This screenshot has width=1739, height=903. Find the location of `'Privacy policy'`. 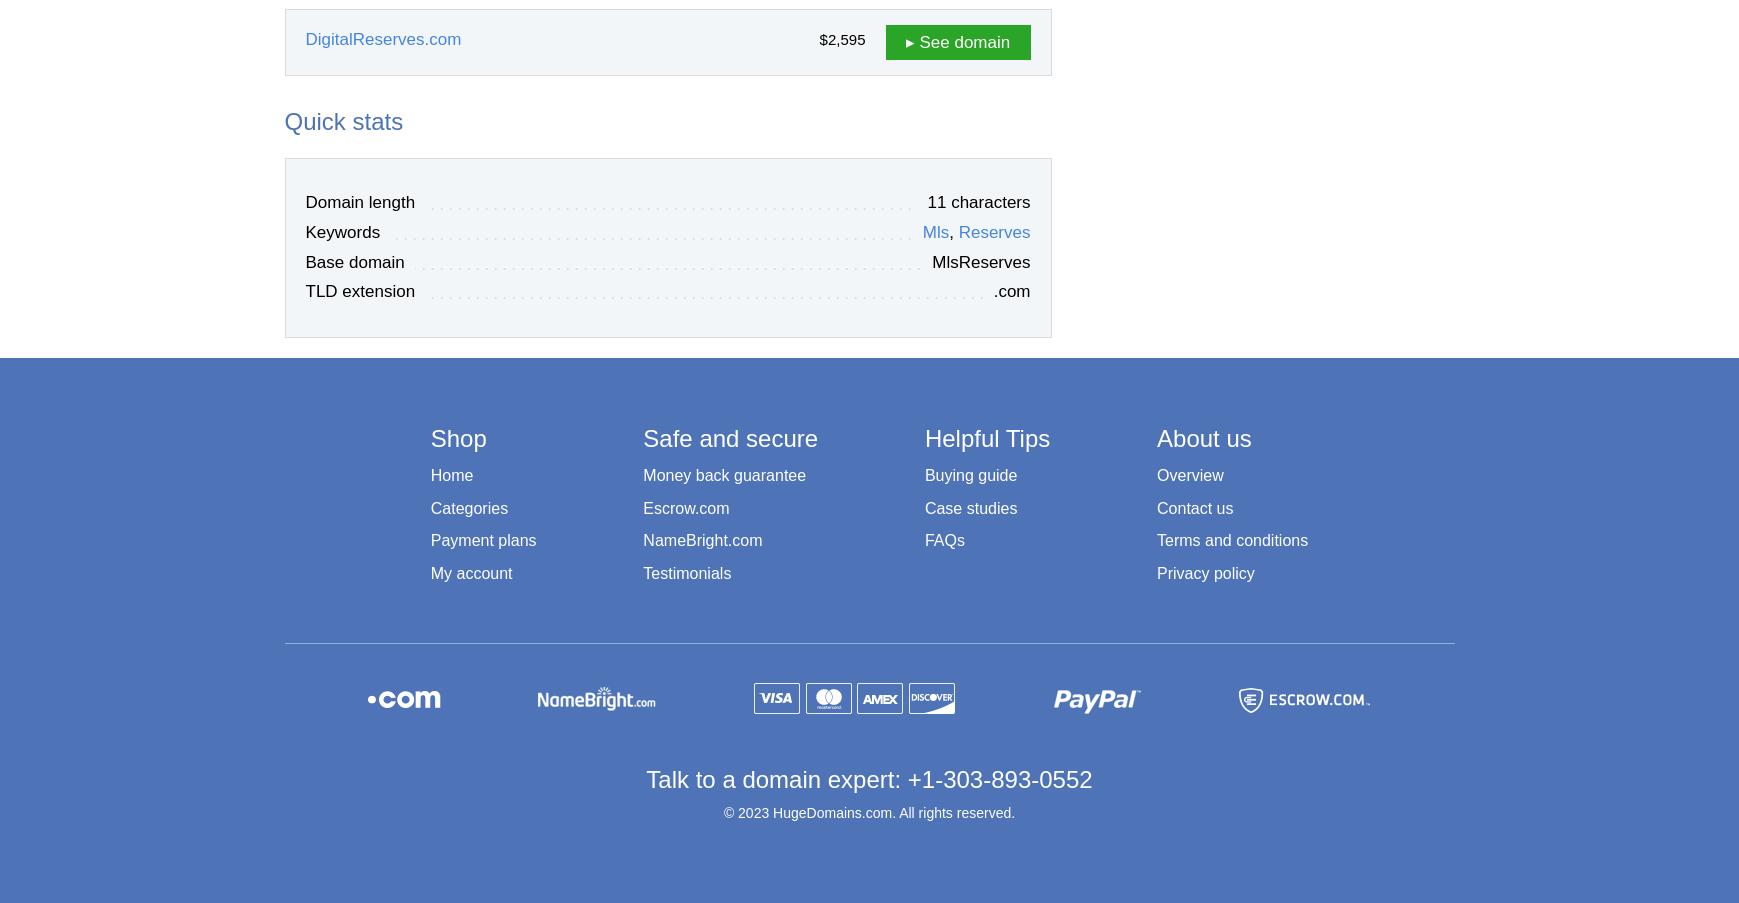

'Privacy policy' is located at coordinates (1204, 572).